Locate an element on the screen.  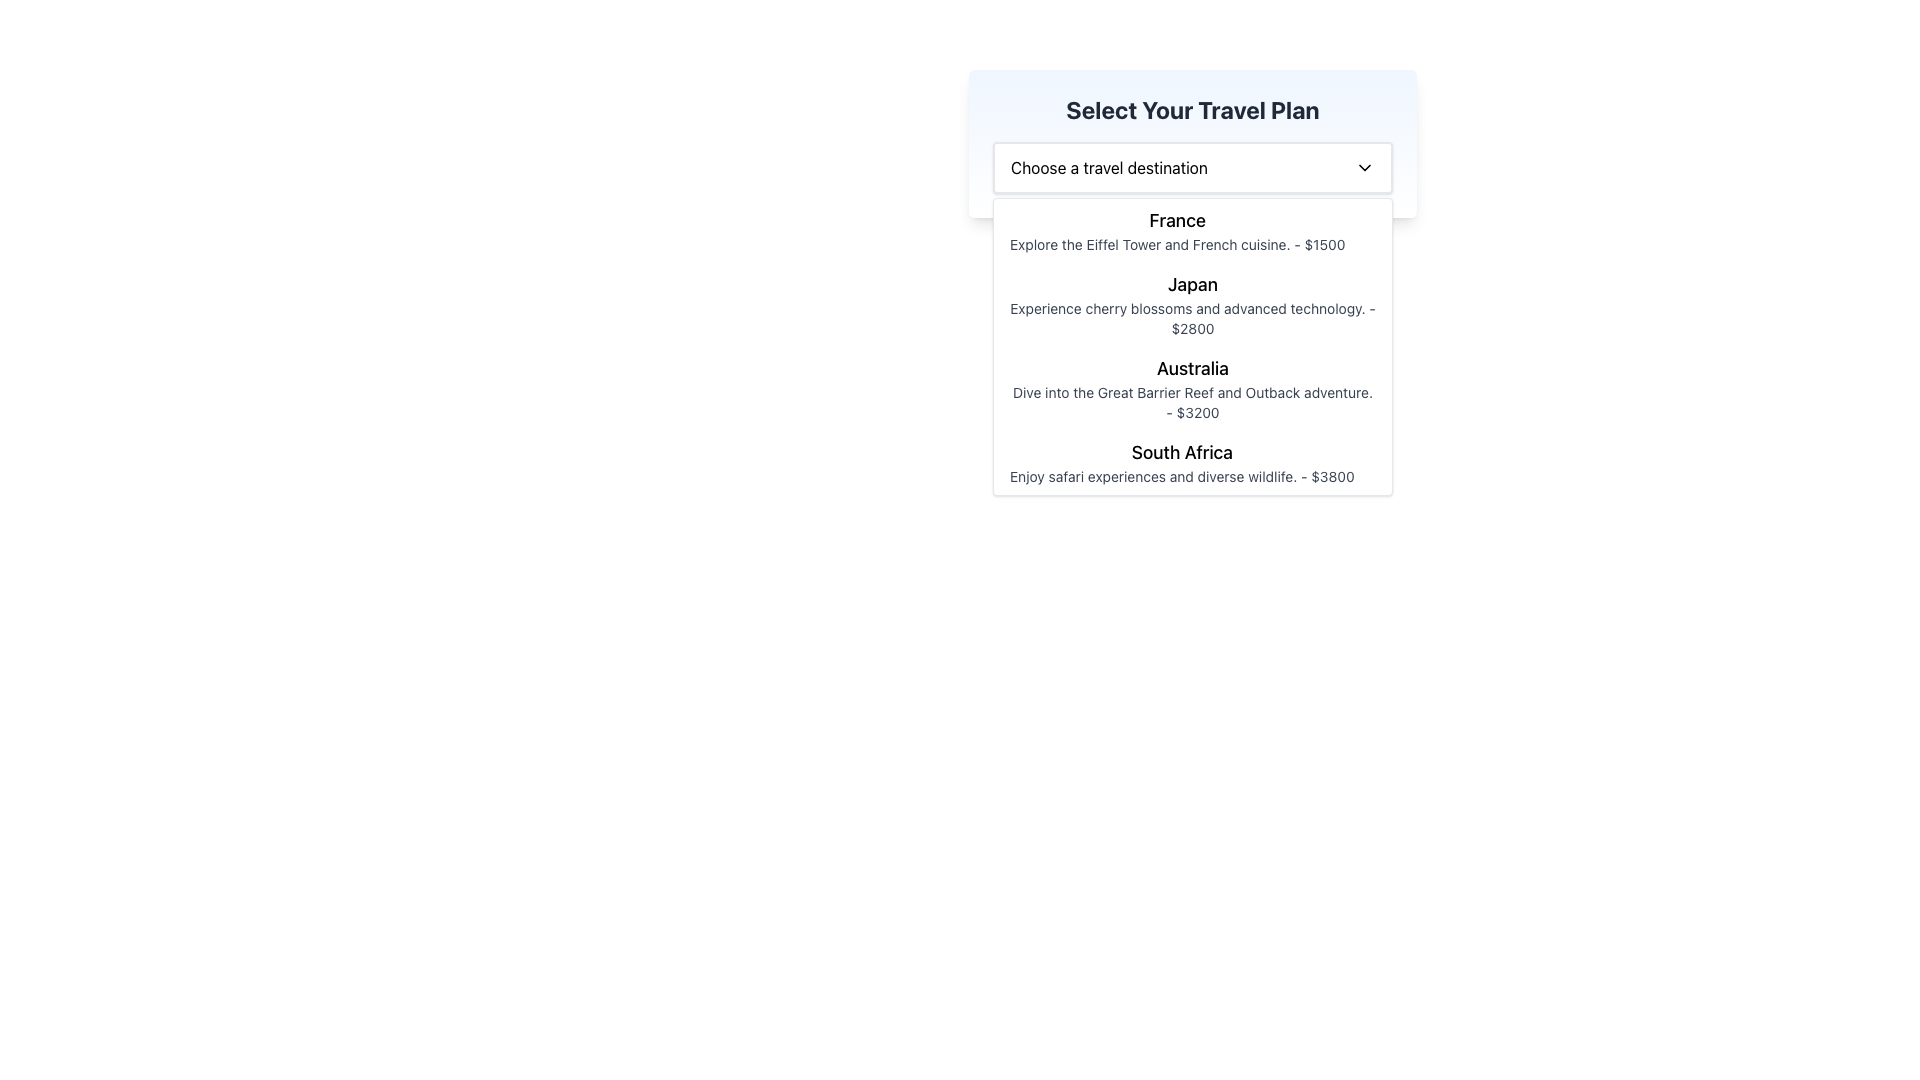
the list item with the bolded title 'Australia' is located at coordinates (1193, 389).